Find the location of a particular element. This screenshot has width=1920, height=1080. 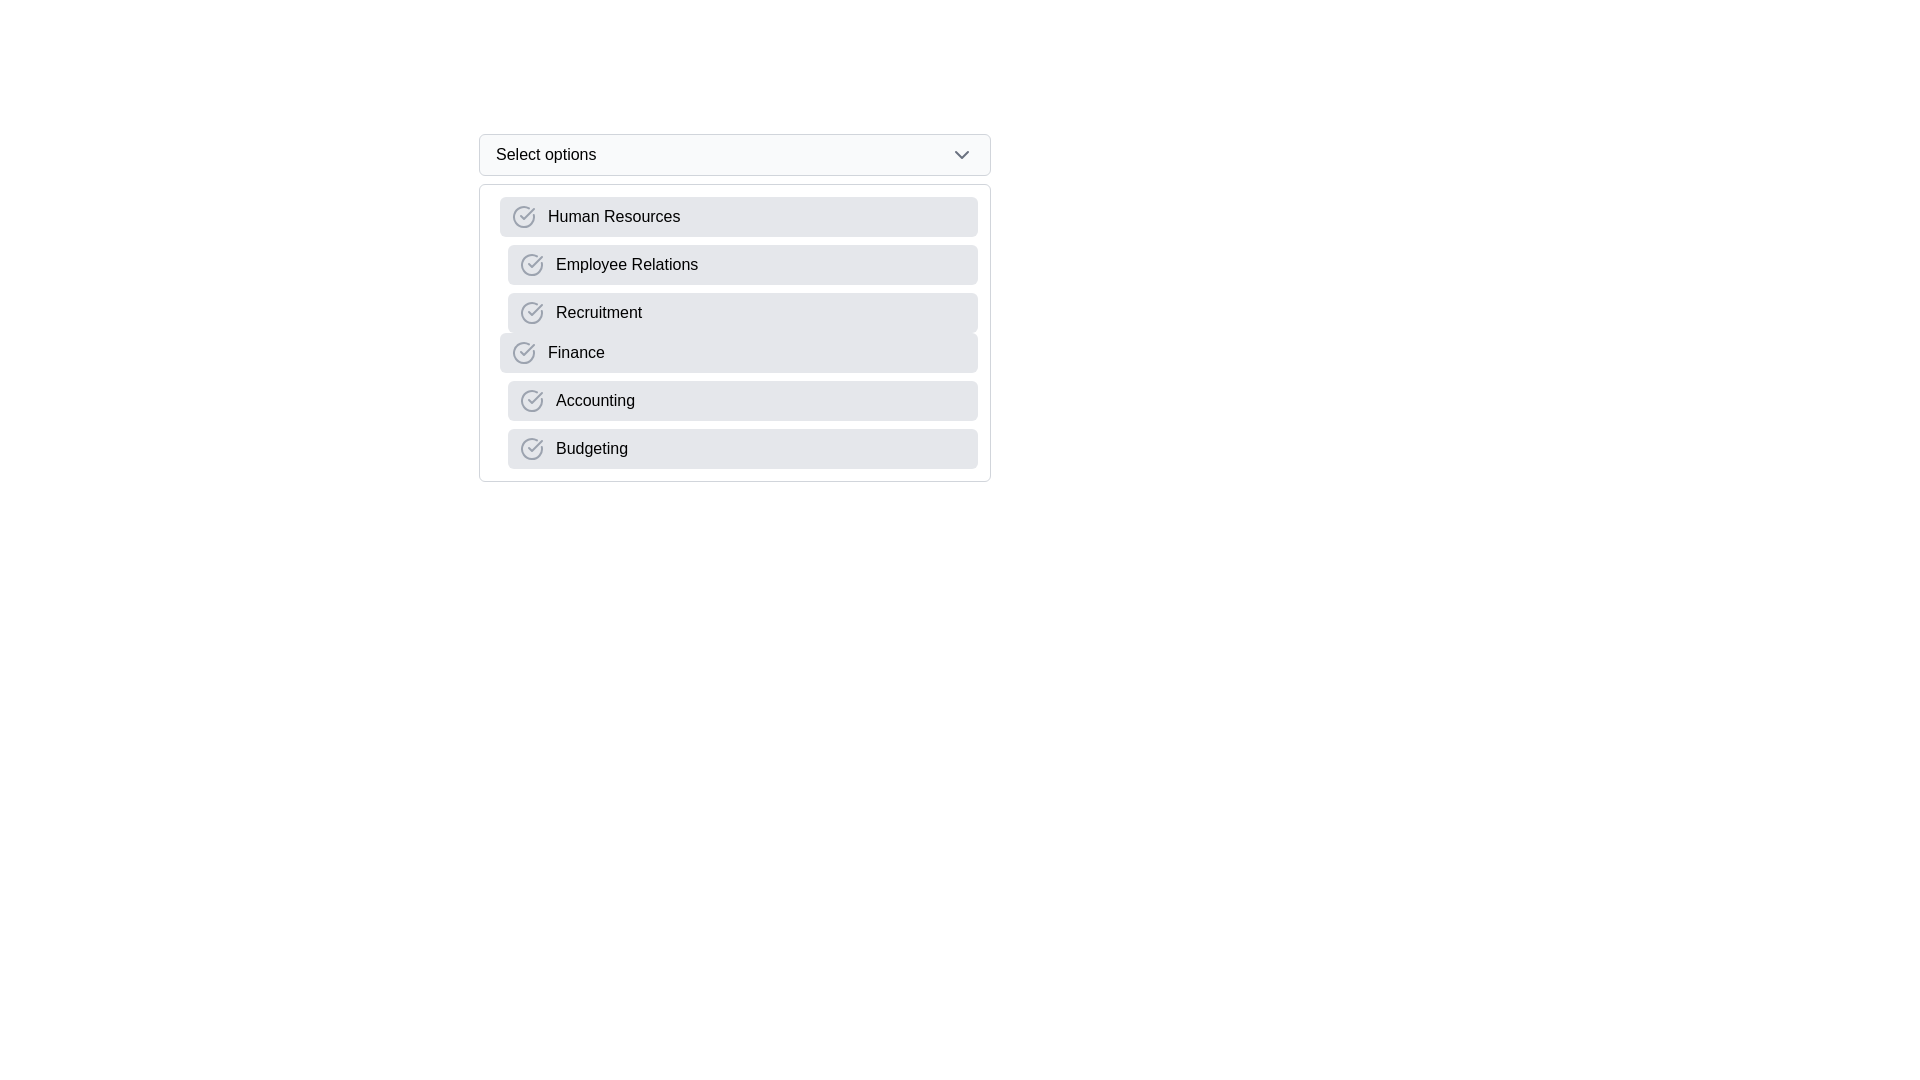

the graphic element indicating selection for the 'Budgeting' option, which is part of a circular icon to the left of the word 'Budgeting' is located at coordinates (532, 447).